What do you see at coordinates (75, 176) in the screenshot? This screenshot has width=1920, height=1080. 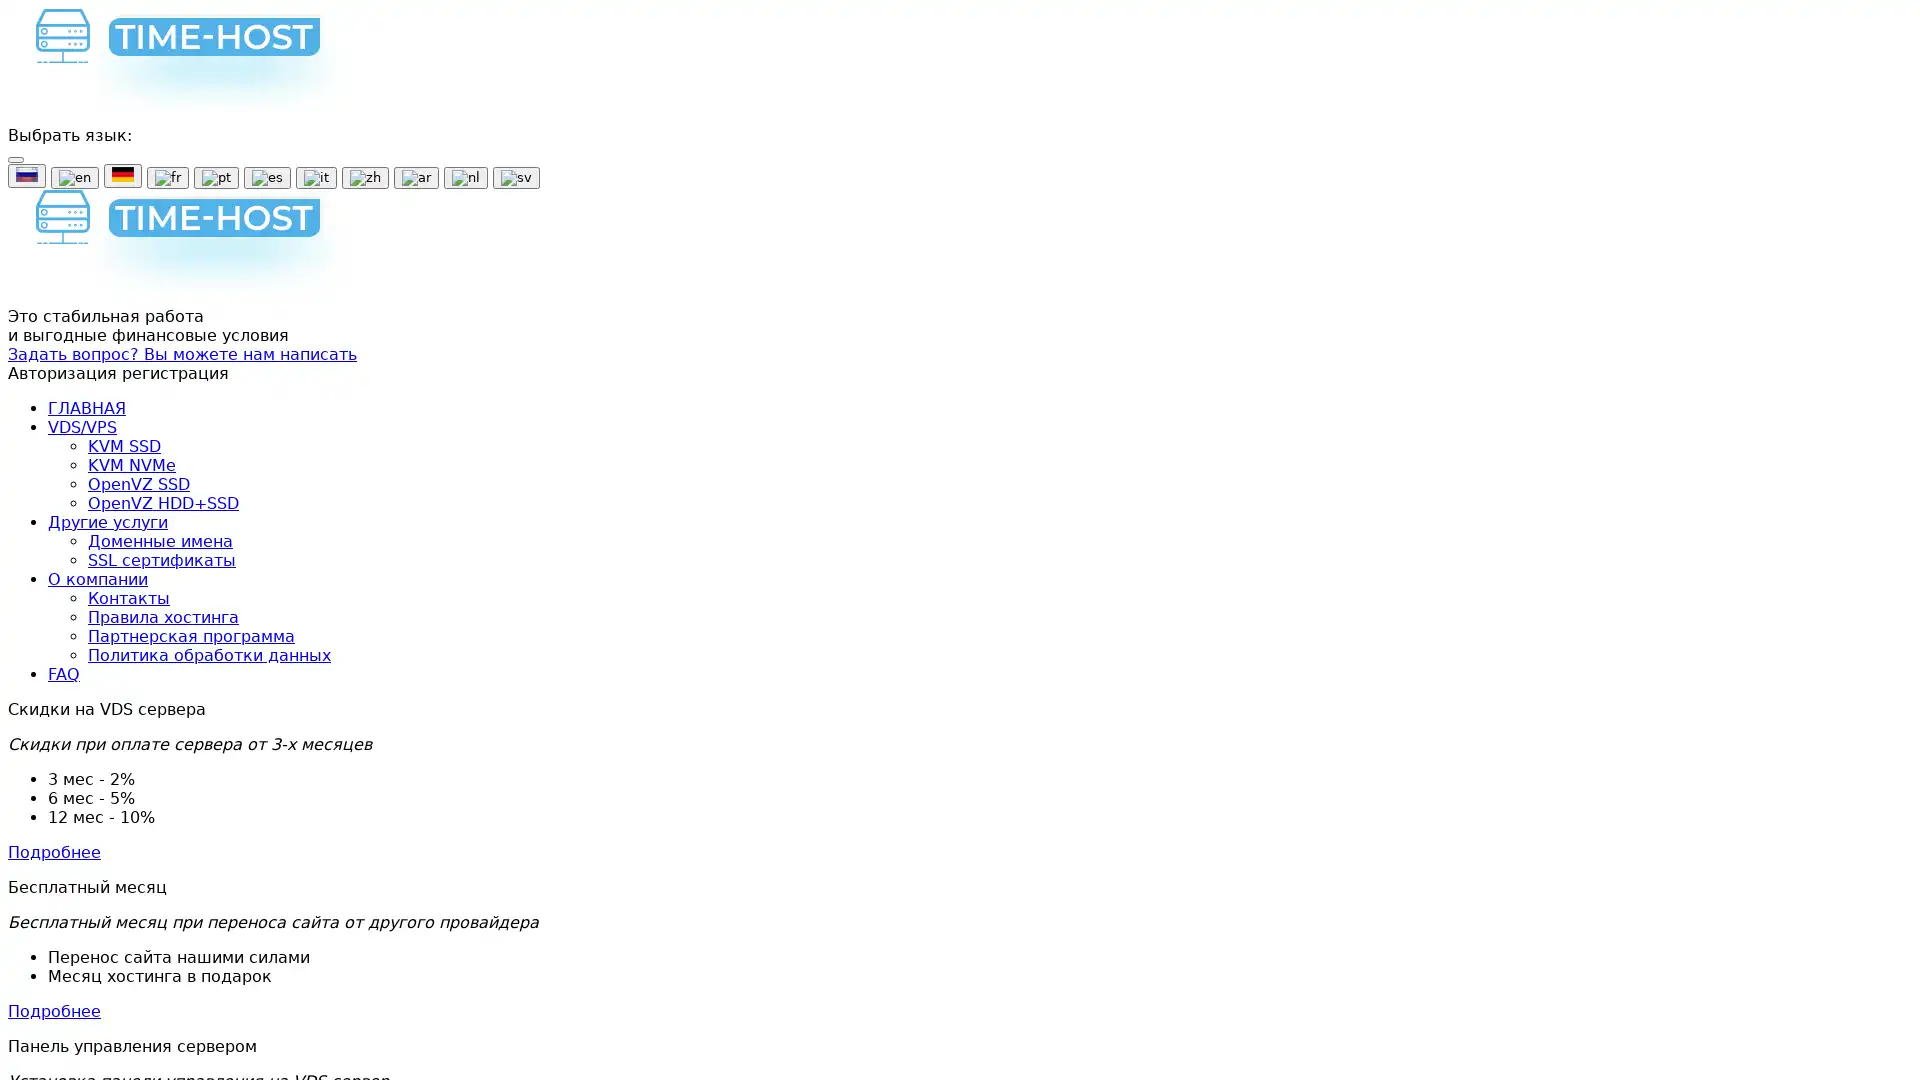 I see `en` at bounding box center [75, 176].